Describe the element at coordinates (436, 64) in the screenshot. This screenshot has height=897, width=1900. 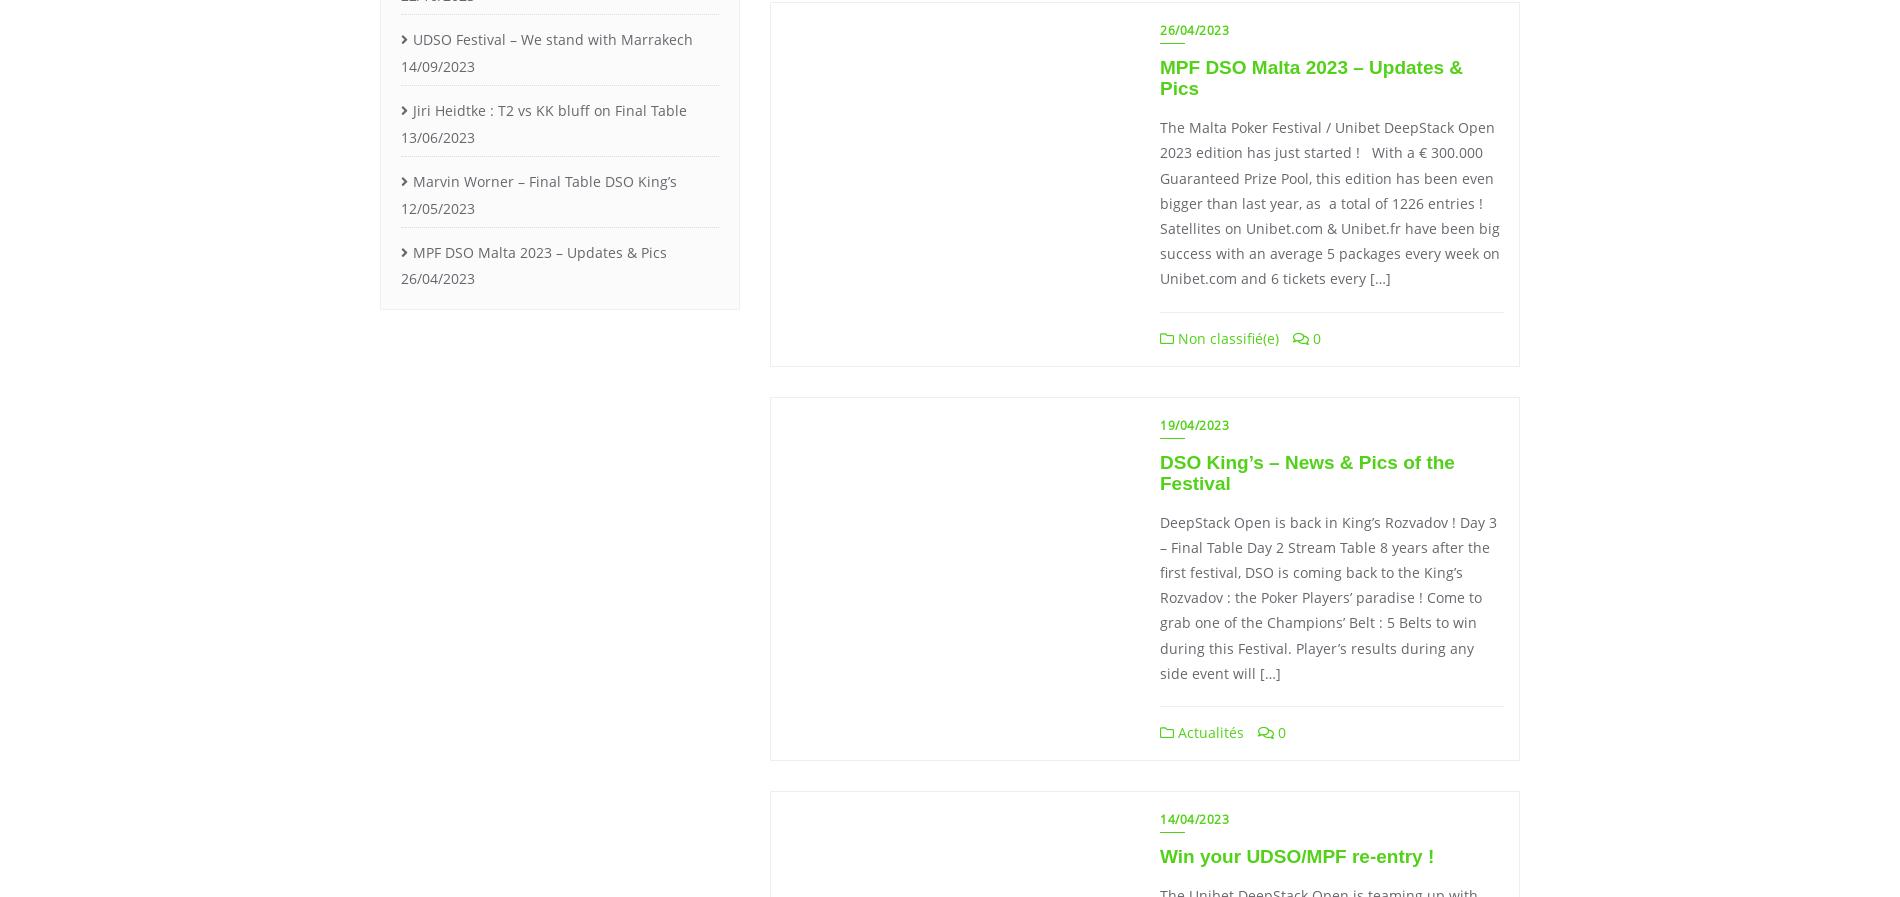
I see `'14/09/2023'` at that location.